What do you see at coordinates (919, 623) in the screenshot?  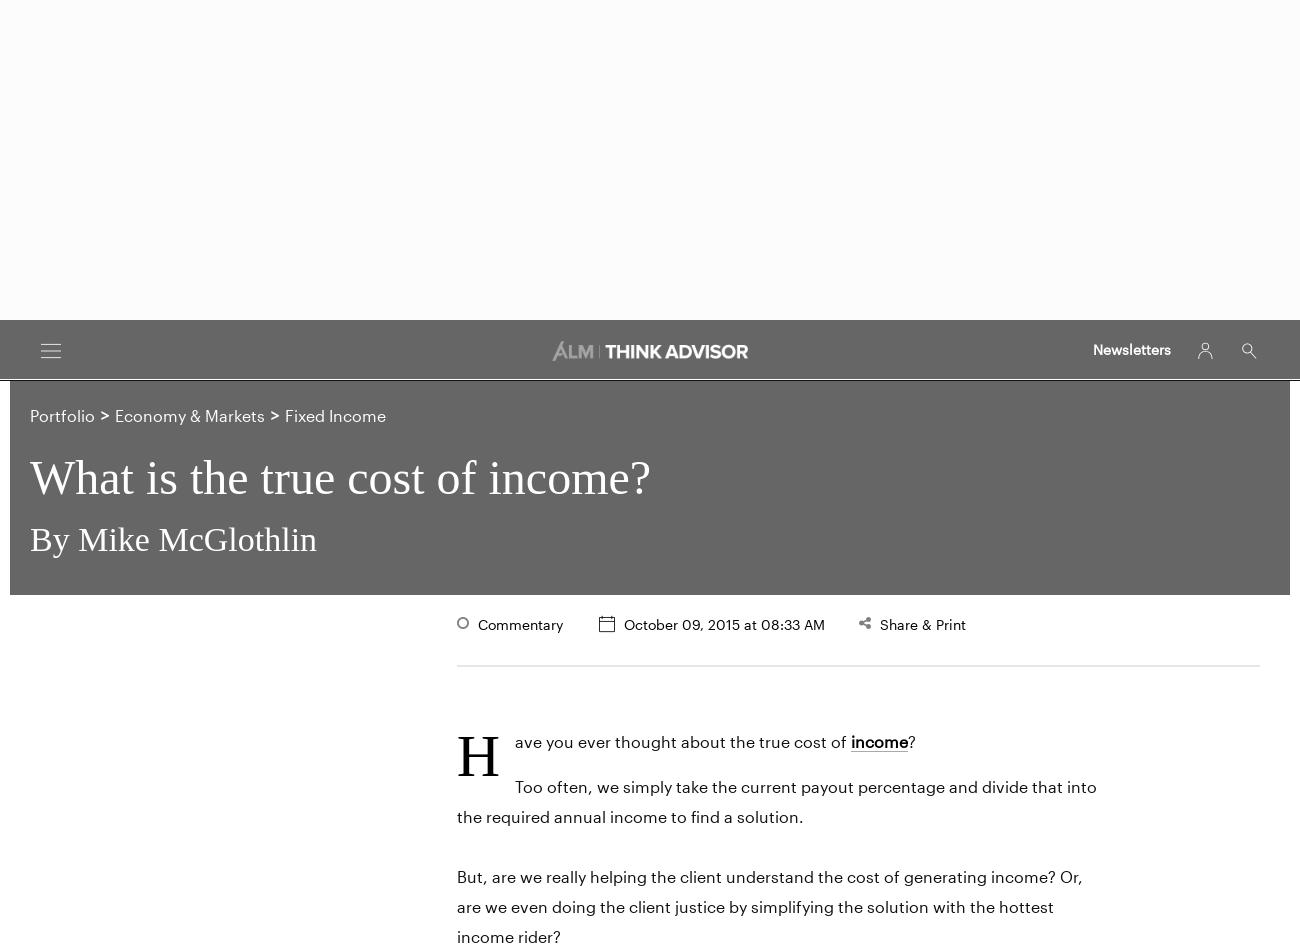 I see `'Share & Print'` at bounding box center [919, 623].